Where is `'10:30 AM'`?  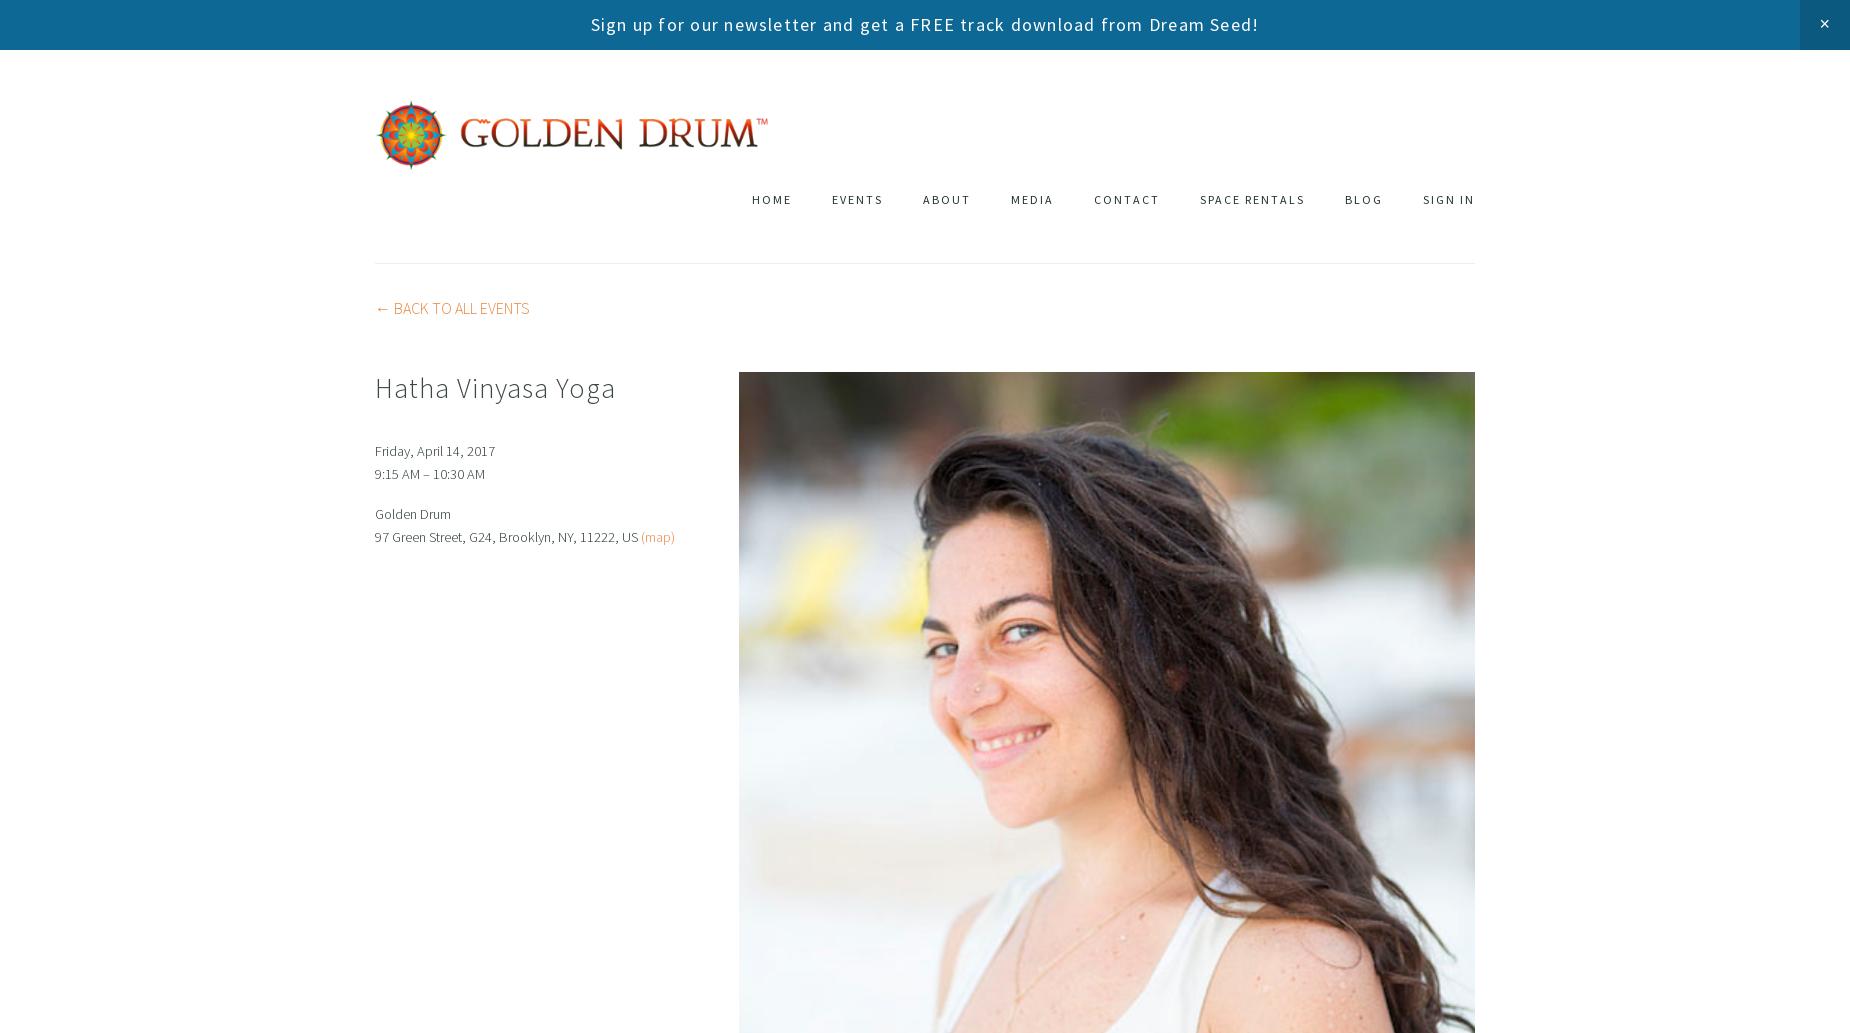
'10:30 AM' is located at coordinates (457, 473).